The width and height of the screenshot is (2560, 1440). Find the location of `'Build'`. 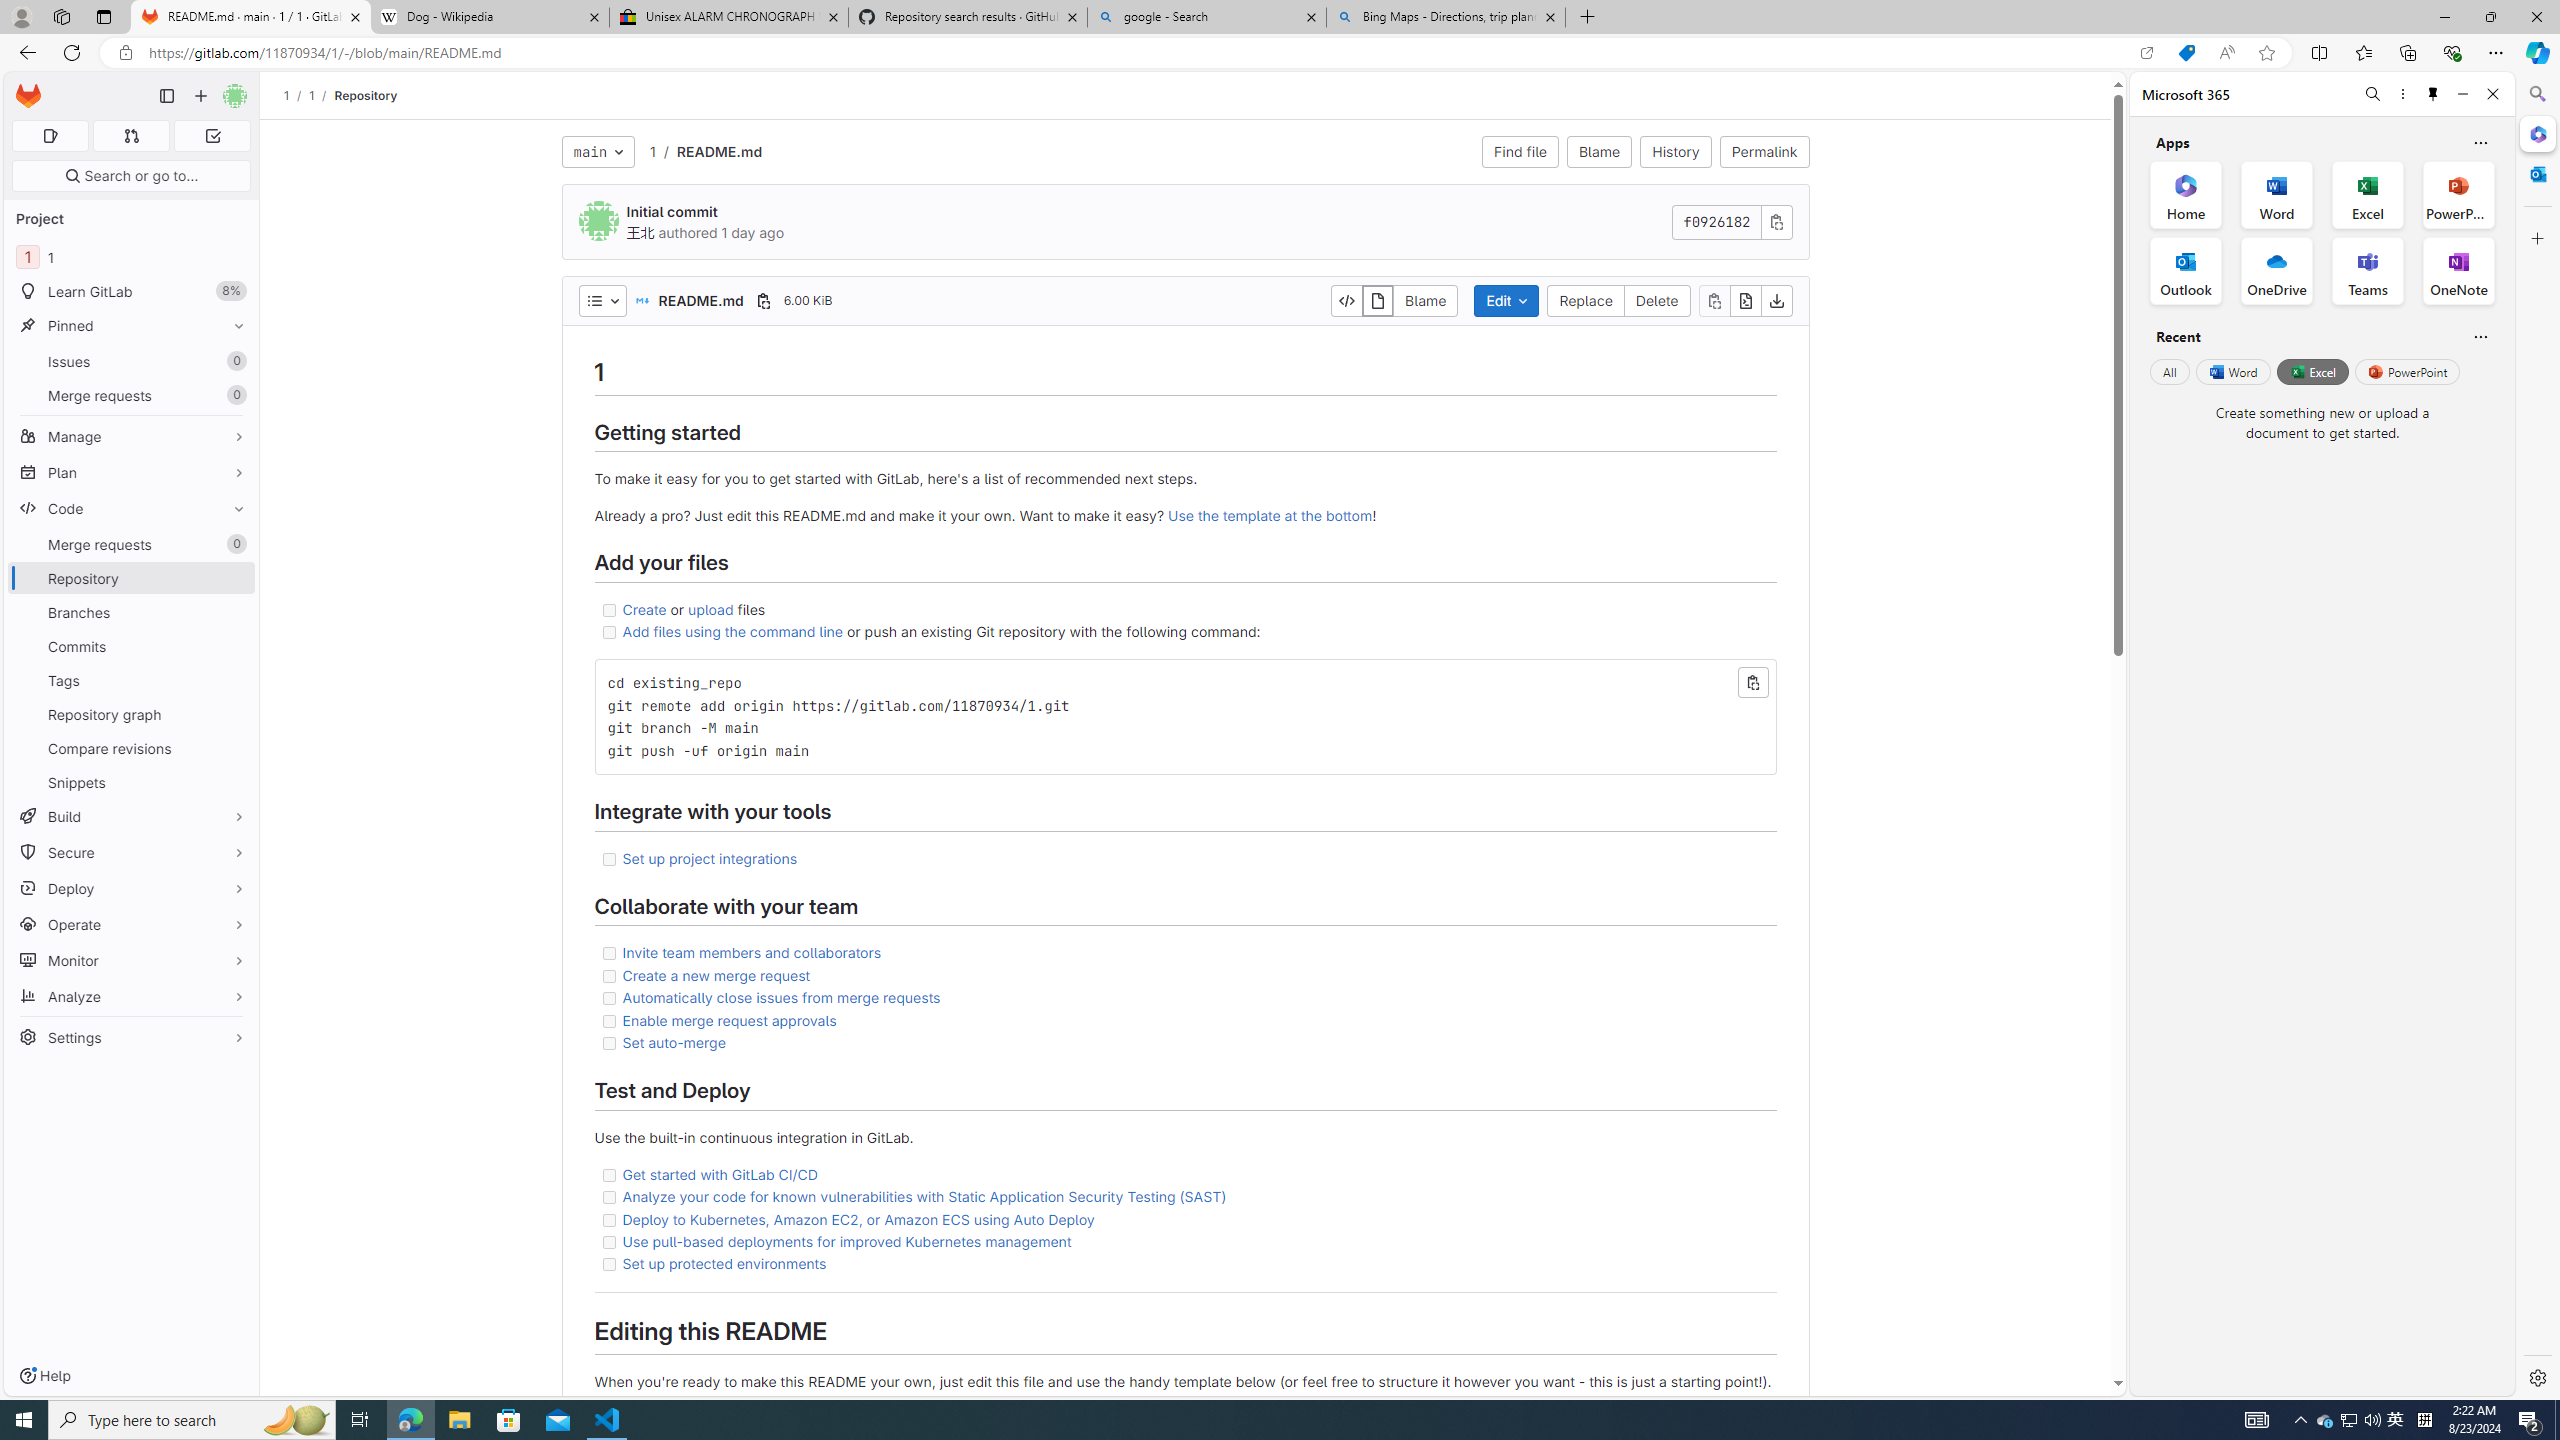

'Build' is located at coordinates (130, 815).